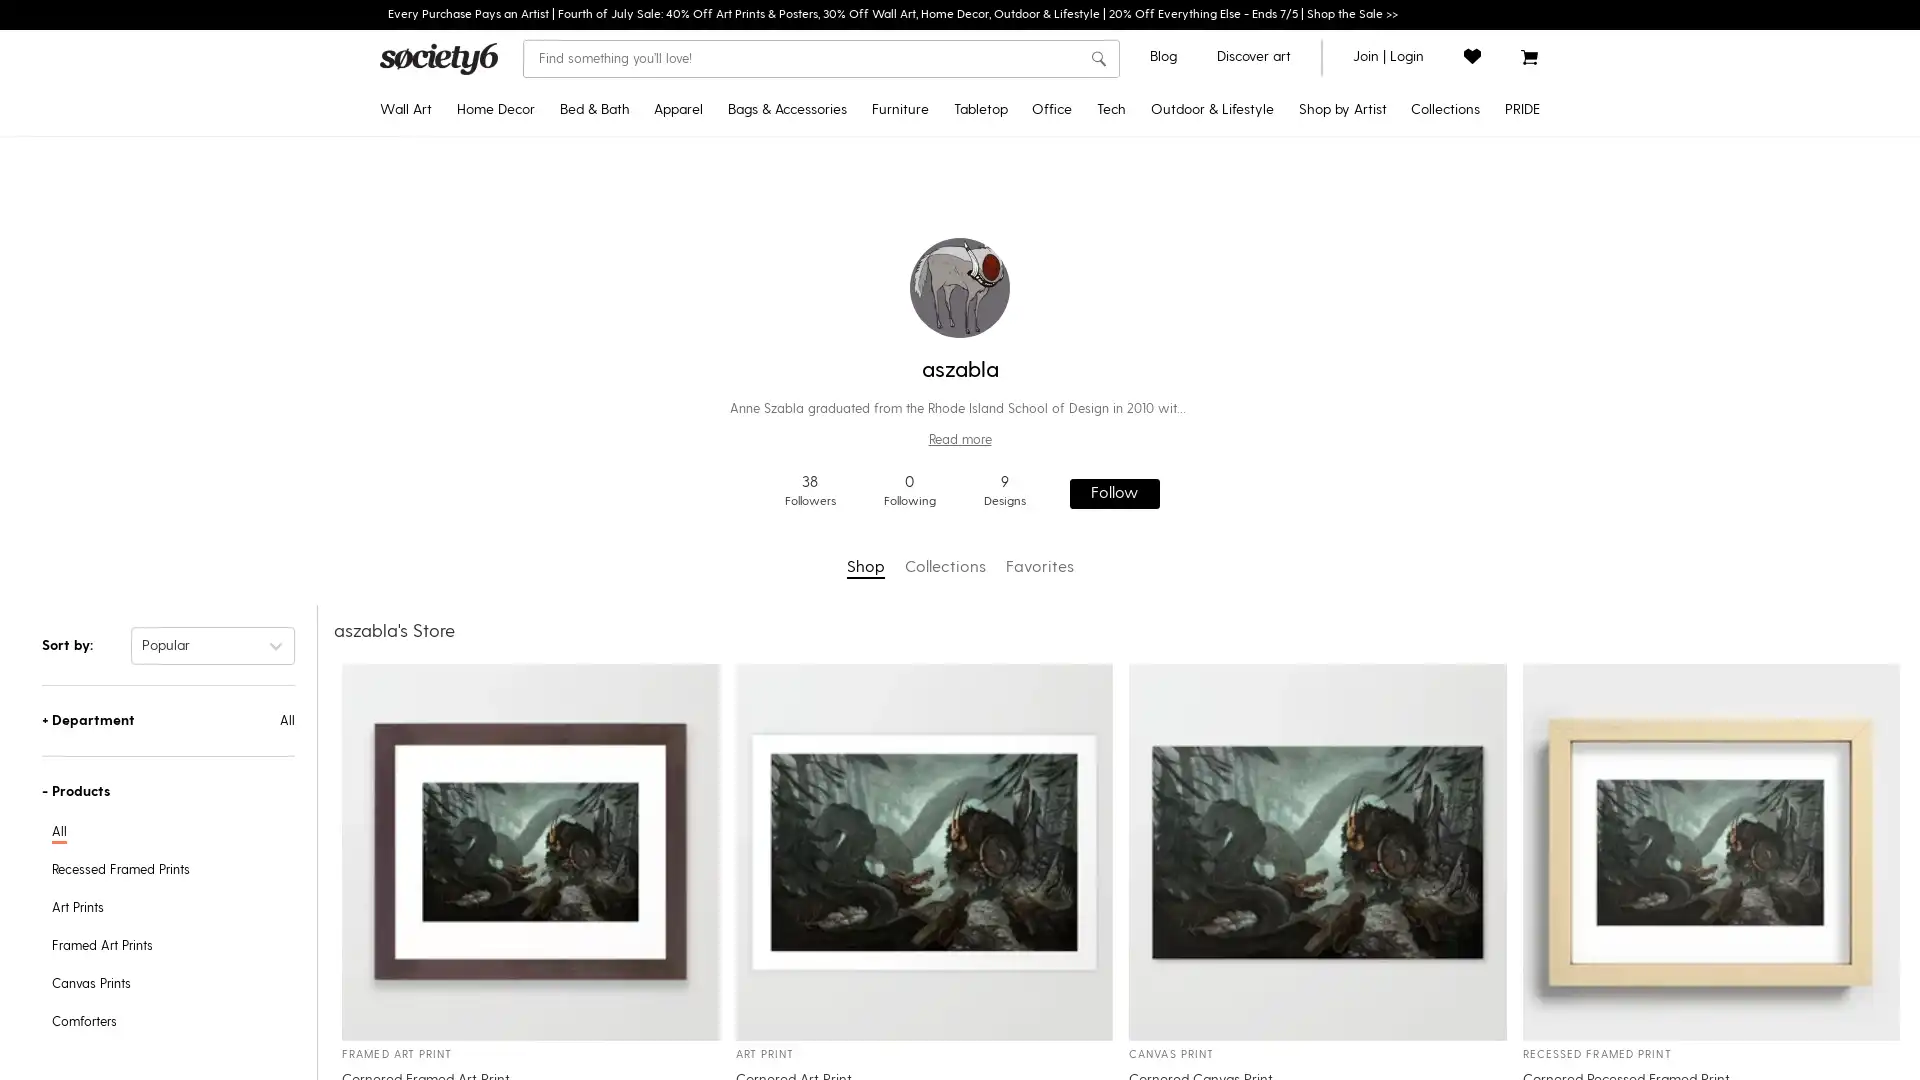  What do you see at coordinates (1342, 110) in the screenshot?
I see `Shop by Artist` at bounding box center [1342, 110].